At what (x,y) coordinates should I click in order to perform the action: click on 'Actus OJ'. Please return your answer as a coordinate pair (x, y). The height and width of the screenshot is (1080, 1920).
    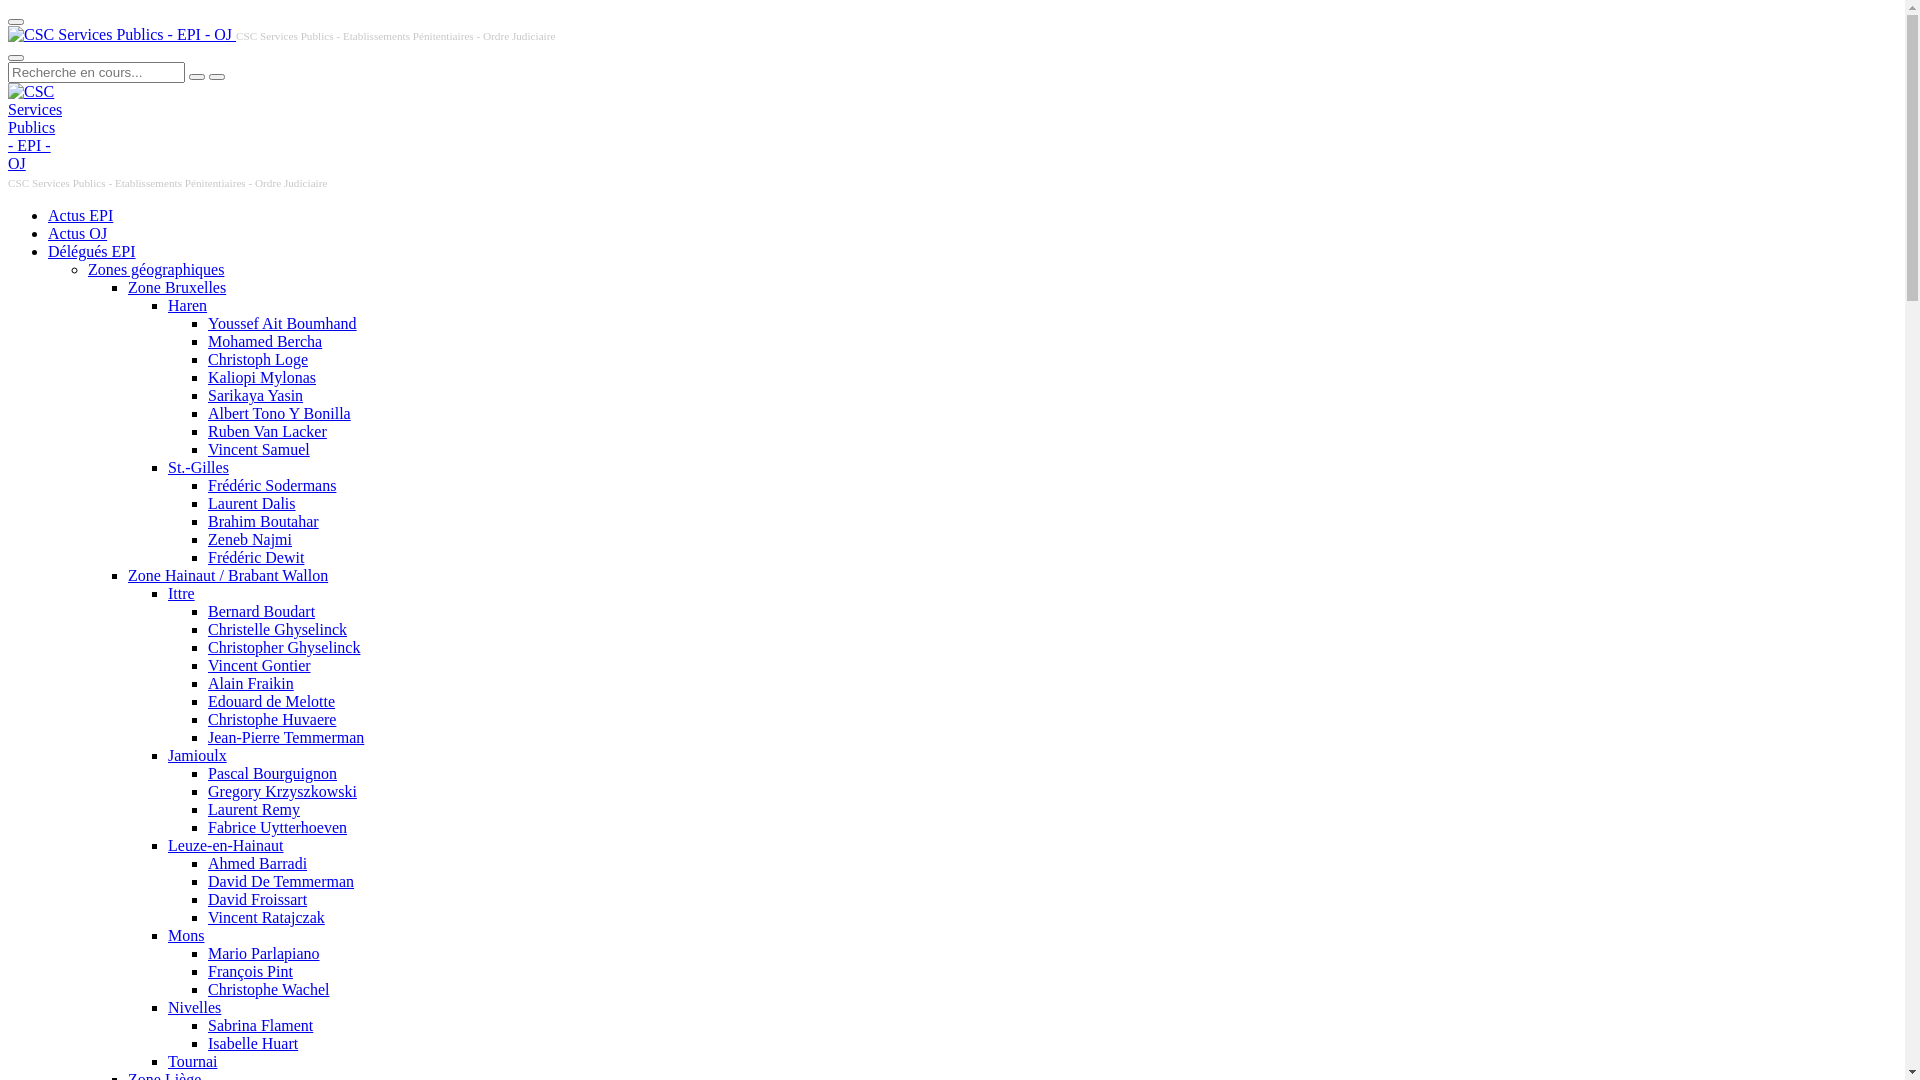
    Looking at the image, I should click on (77, 232).